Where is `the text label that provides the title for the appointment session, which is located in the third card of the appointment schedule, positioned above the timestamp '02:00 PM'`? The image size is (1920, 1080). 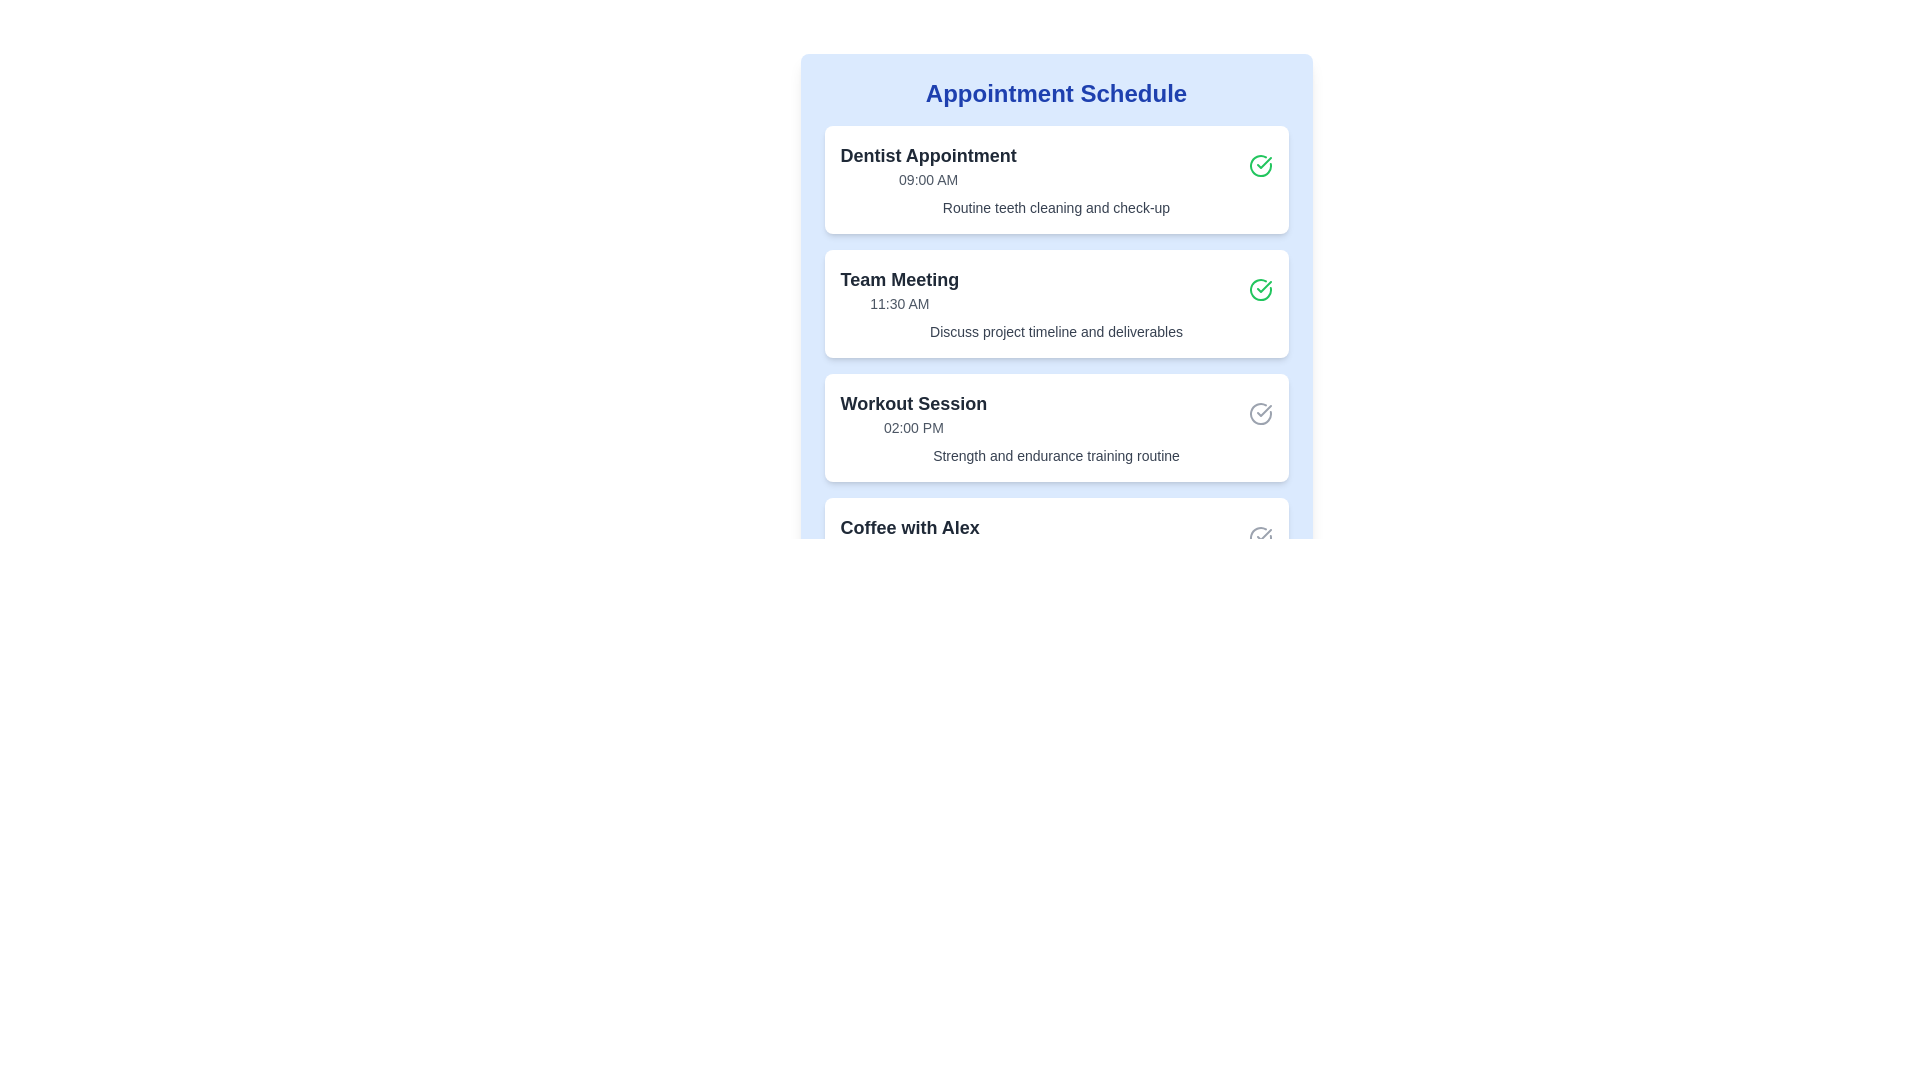 the text label that provides the title for the appointment session, which is located in the third card of the appointment schedule, positioned above the timestamp '02:00 PM' is located at coordinates (912, 404).